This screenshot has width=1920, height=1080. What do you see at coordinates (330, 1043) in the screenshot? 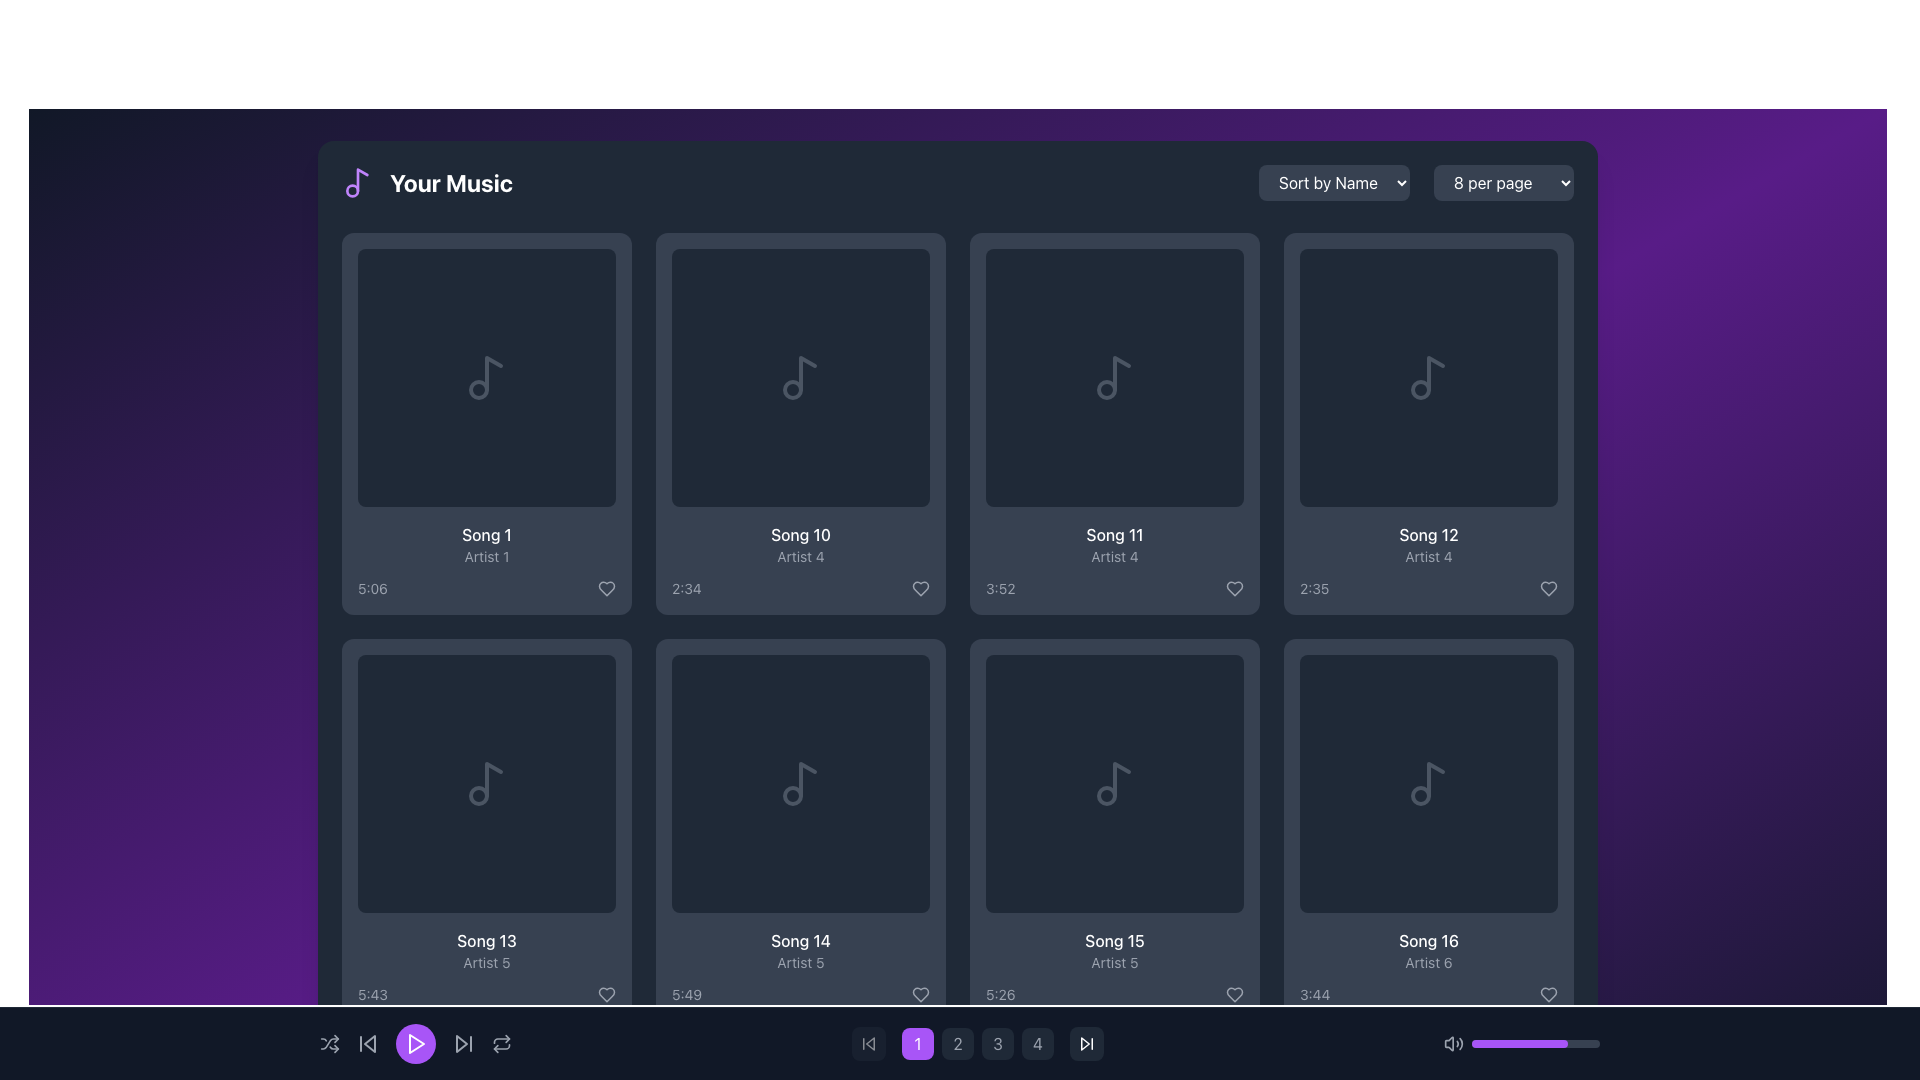
I see `the shuffle button located in the bottom-left corner of the playback control bar to change the icon color` at bounding box center [330, 1043].